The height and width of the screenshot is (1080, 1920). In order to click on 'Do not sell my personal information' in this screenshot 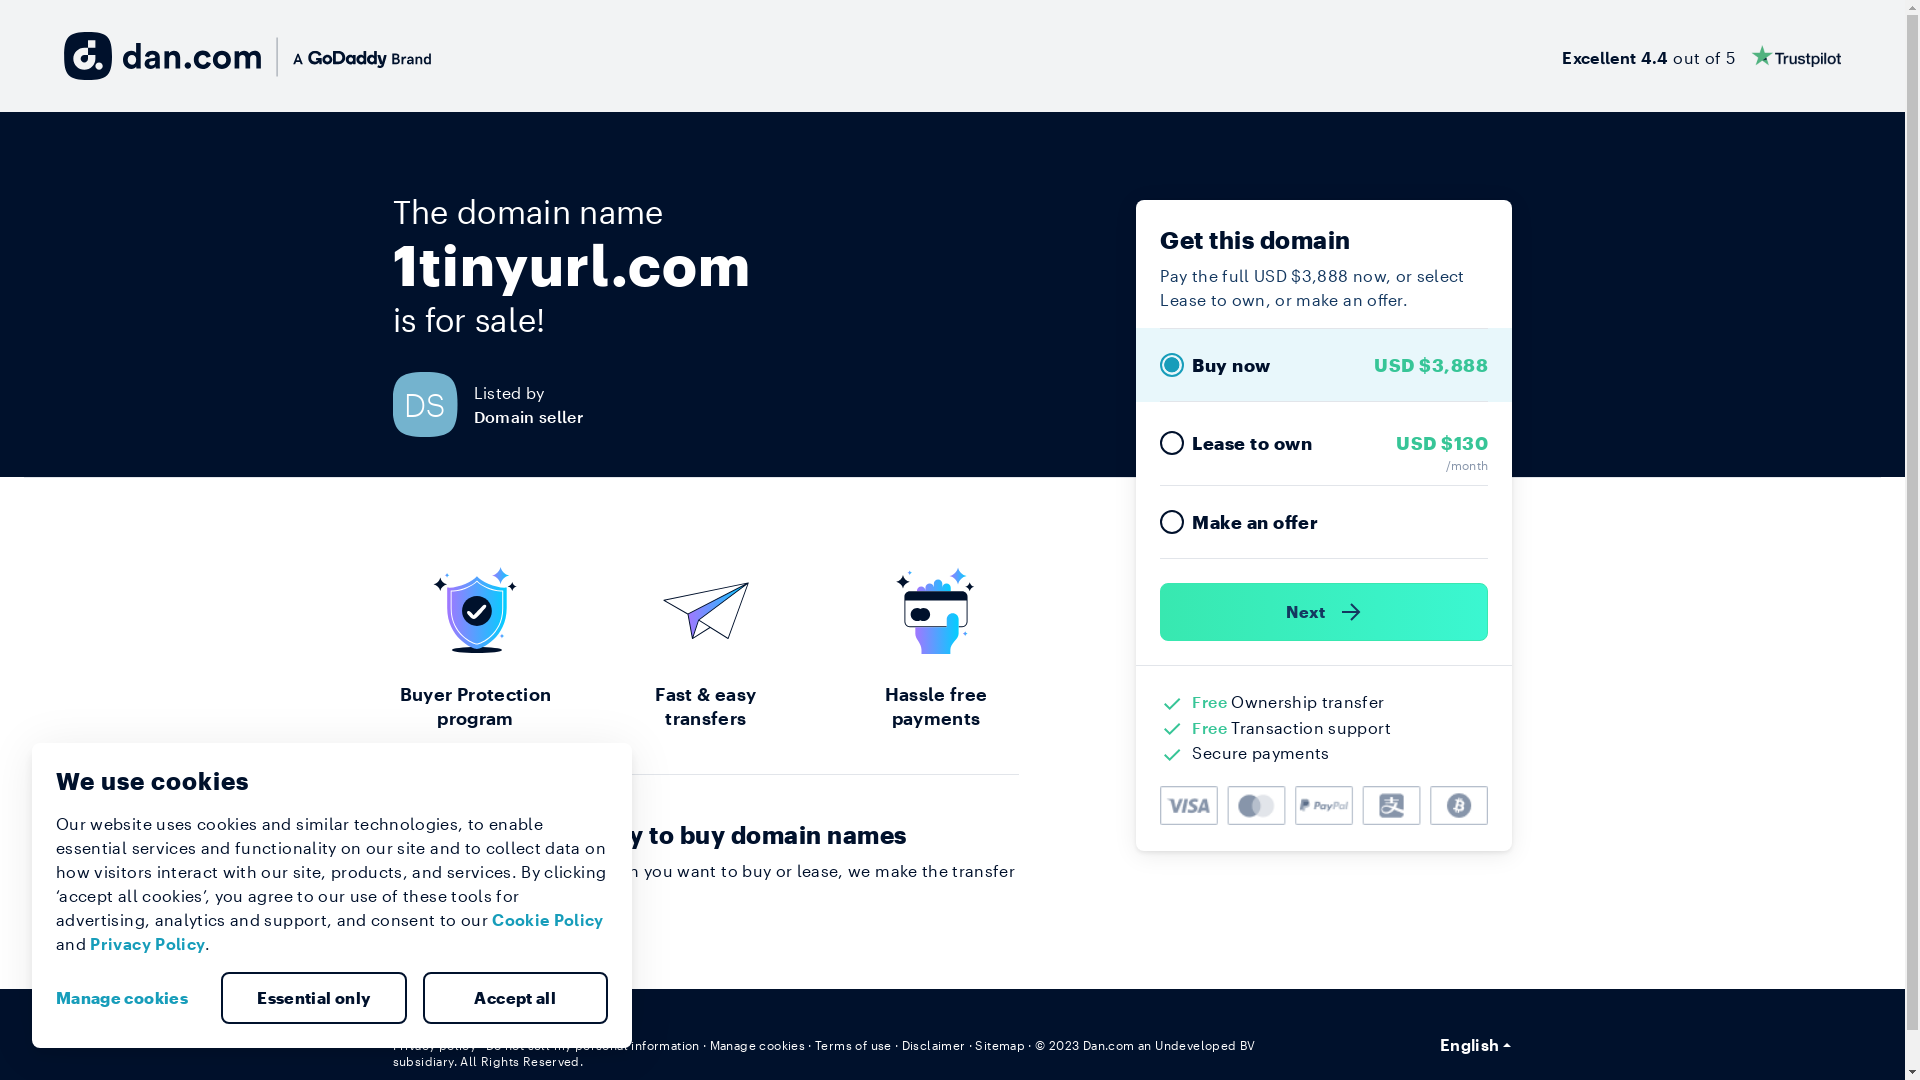, I will do `click(592, 1044)`.